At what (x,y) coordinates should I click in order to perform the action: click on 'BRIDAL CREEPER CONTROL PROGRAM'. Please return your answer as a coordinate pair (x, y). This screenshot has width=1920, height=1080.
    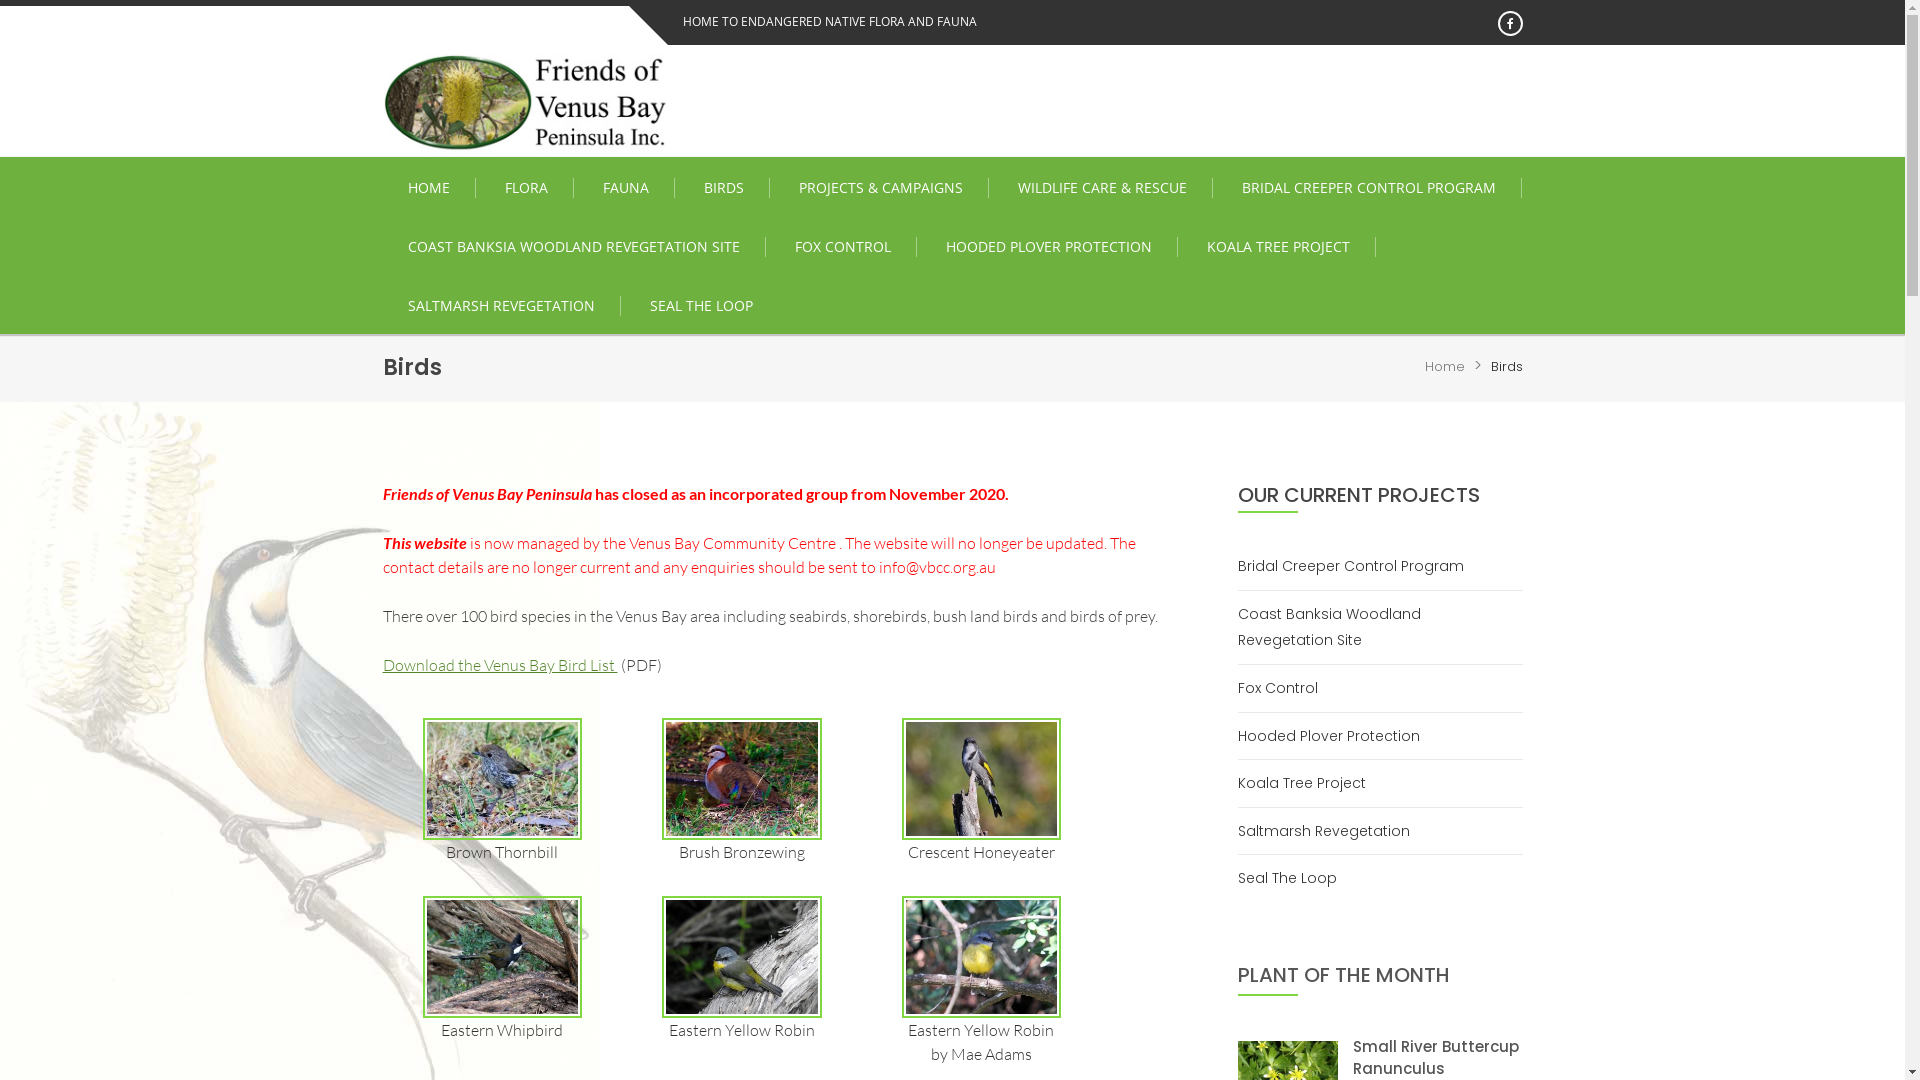
    Looking at the image, I should click on (1367, 188).